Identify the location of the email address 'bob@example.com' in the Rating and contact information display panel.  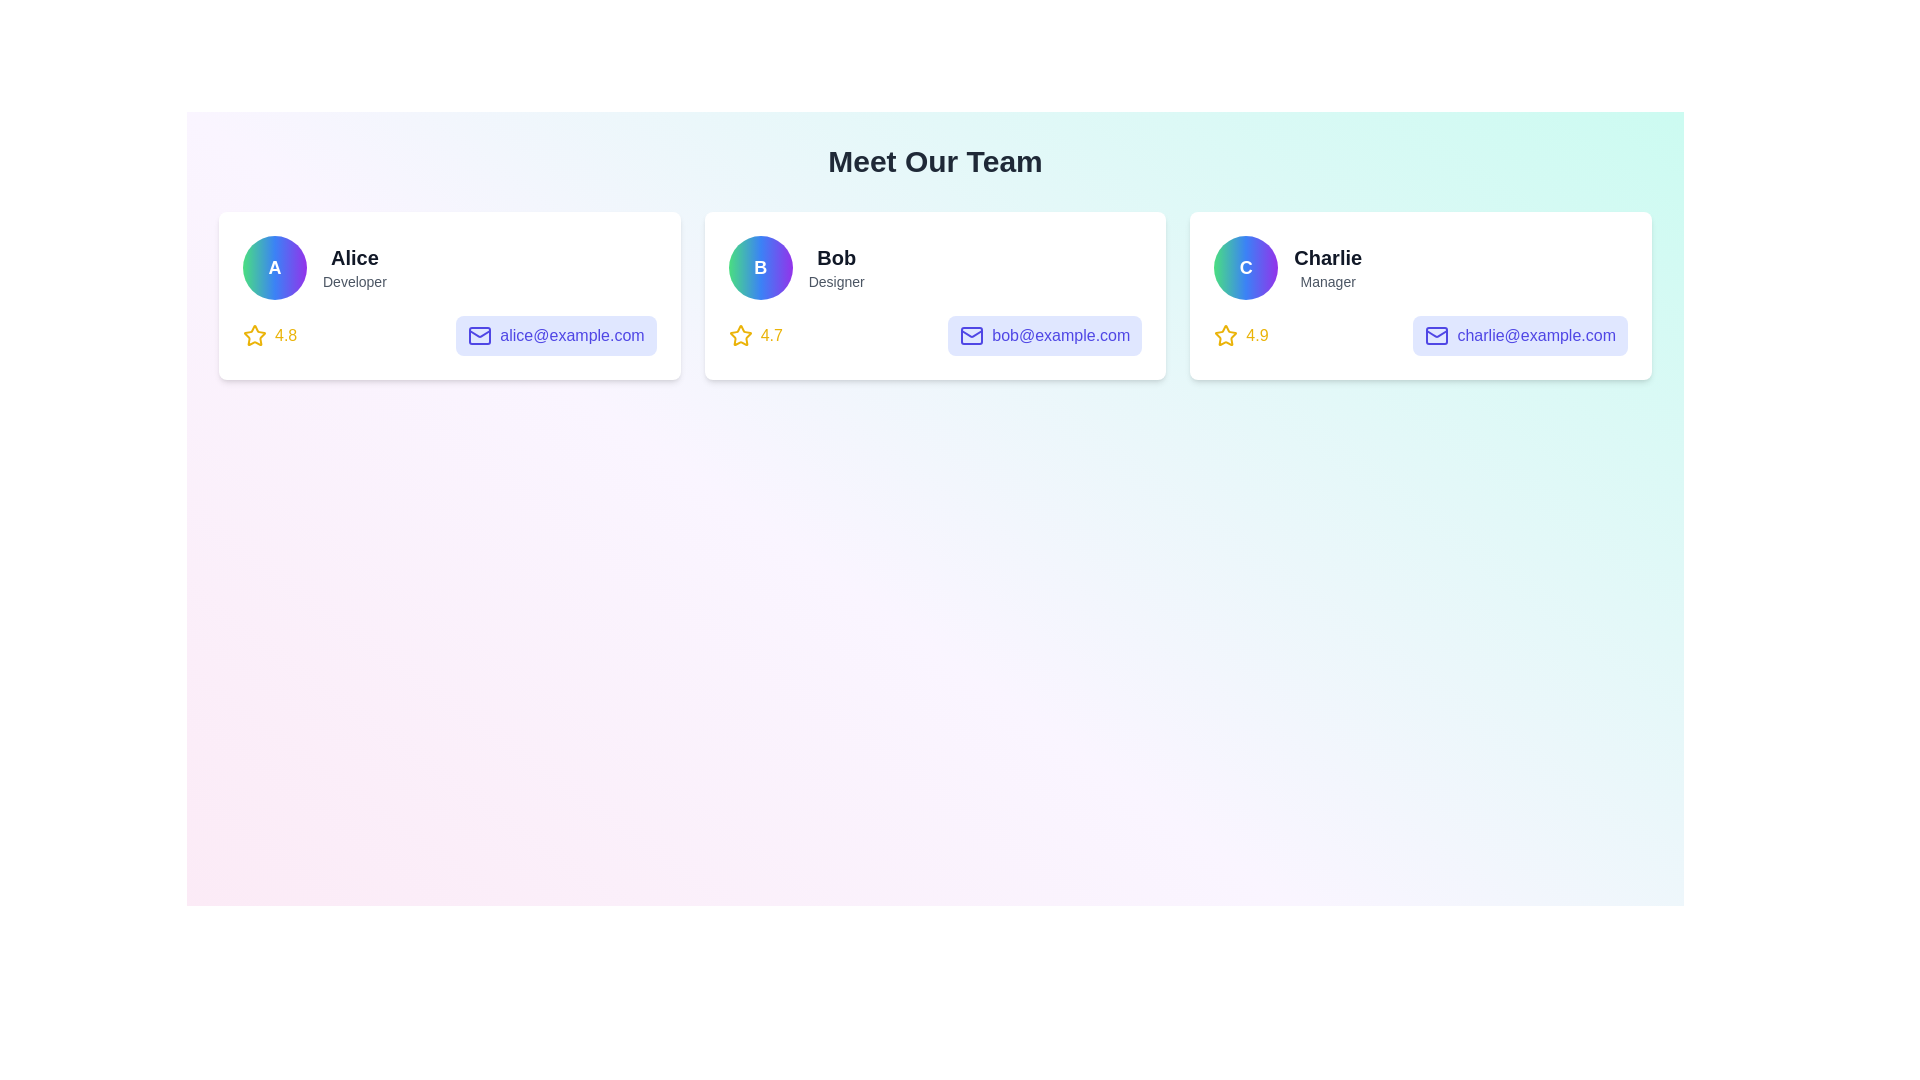
(934, 334).